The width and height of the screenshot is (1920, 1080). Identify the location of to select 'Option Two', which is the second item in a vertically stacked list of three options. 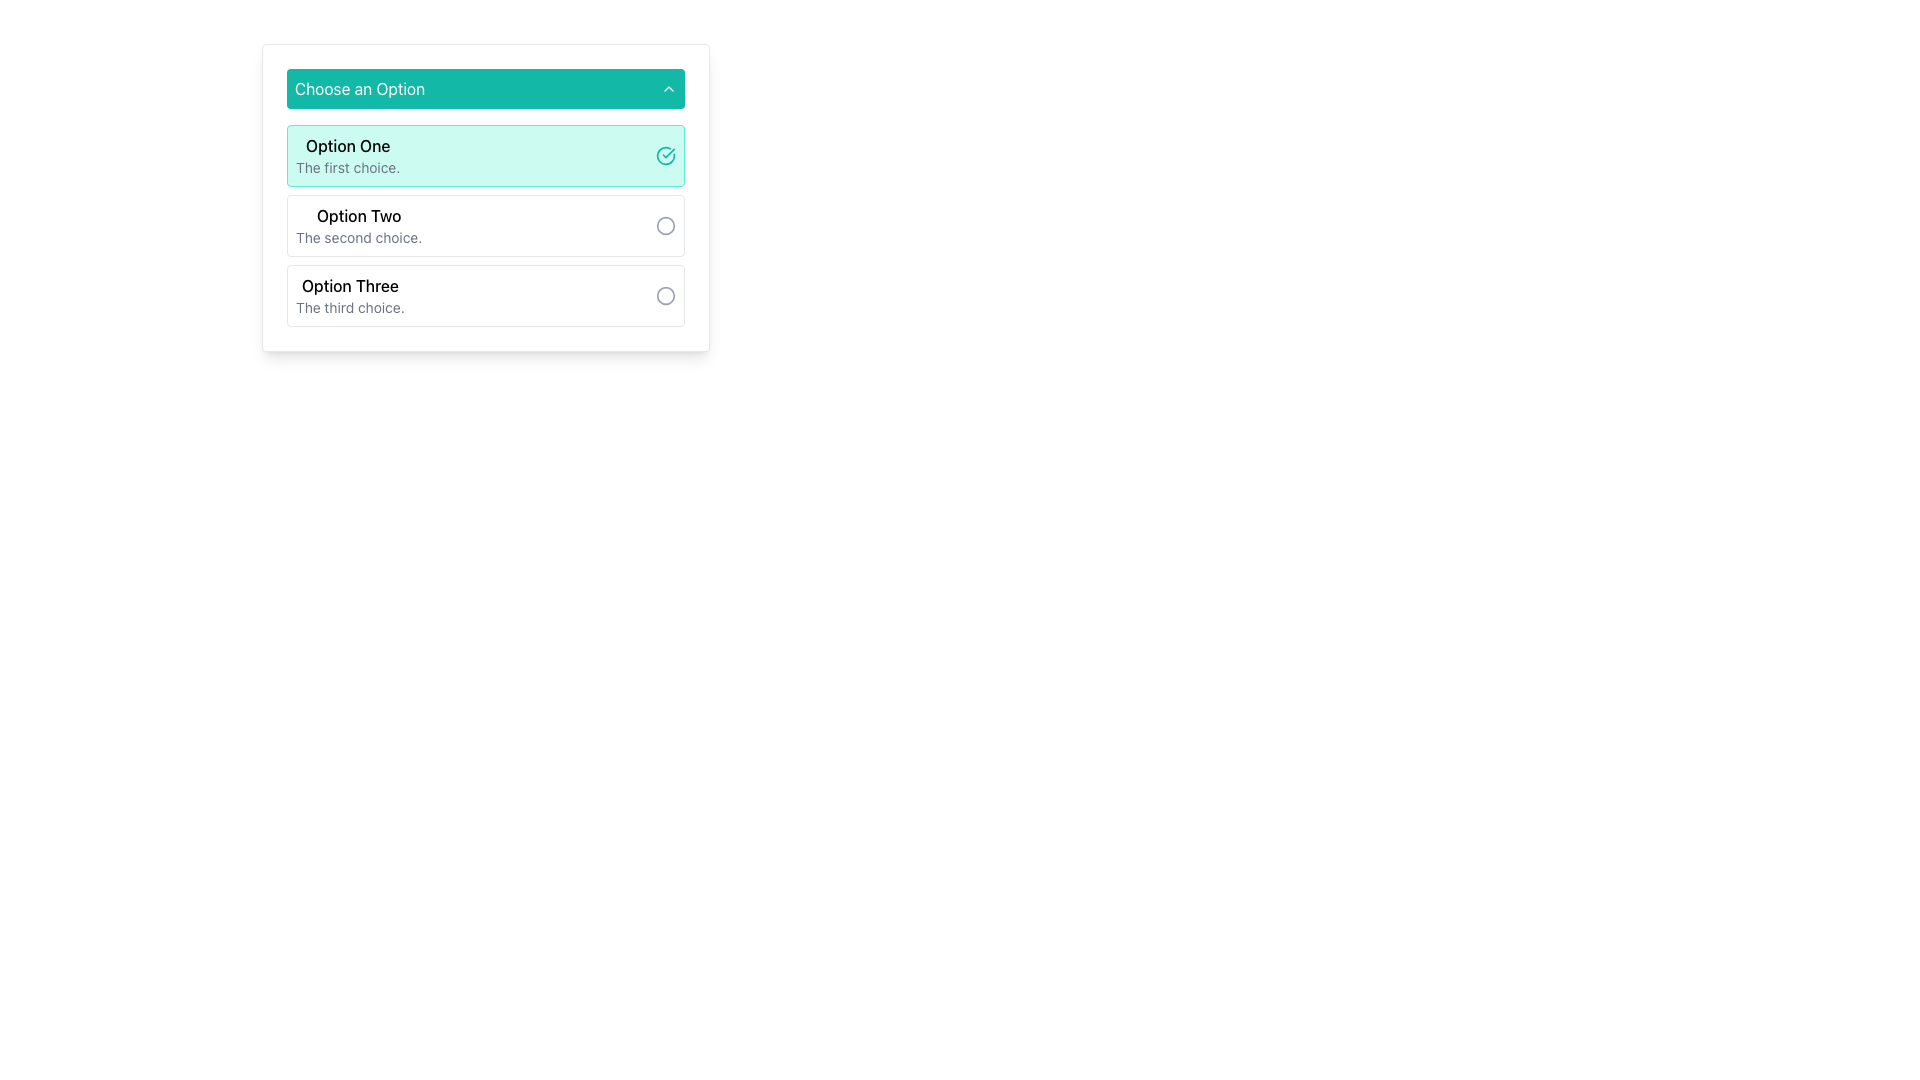
(485, 225).